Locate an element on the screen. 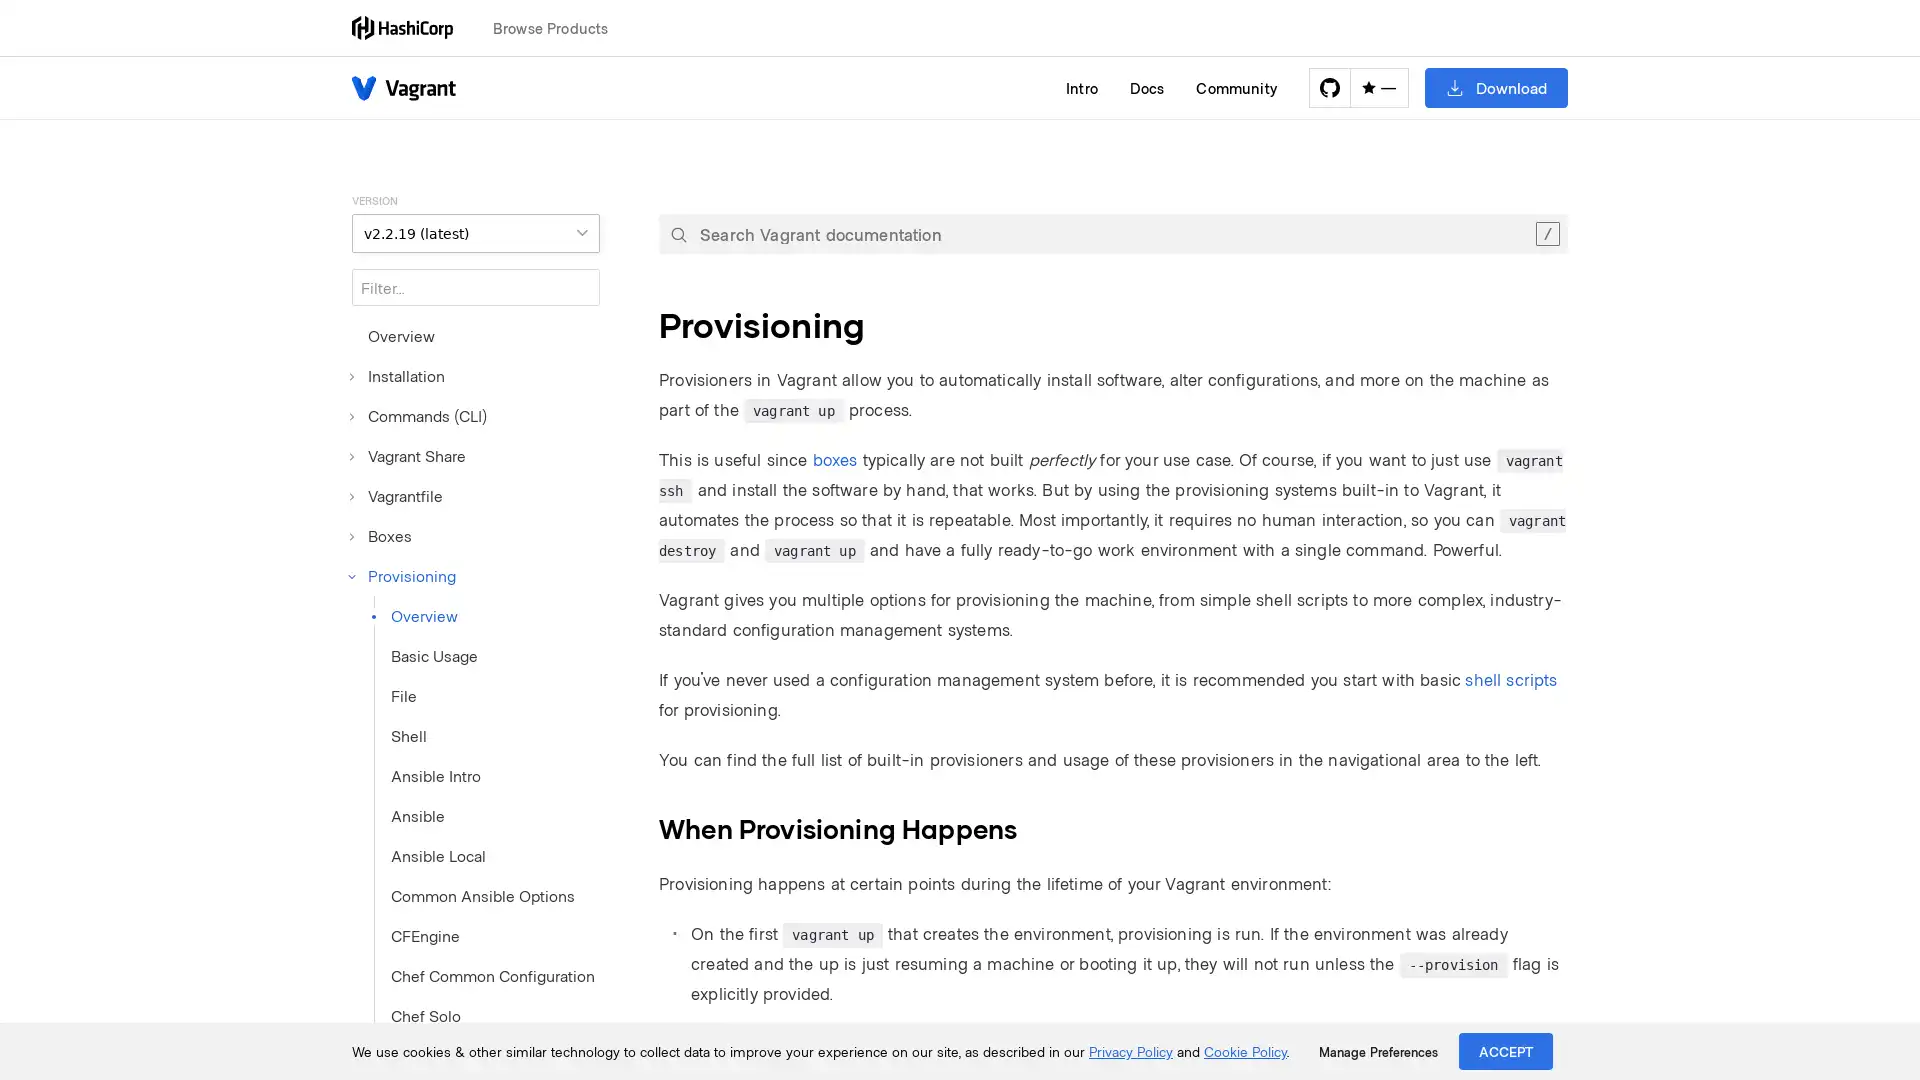 Image resolution: width=1920 pixels, height=1080 pixels. Manage Preferences is located at coordinates (1377, 1051).